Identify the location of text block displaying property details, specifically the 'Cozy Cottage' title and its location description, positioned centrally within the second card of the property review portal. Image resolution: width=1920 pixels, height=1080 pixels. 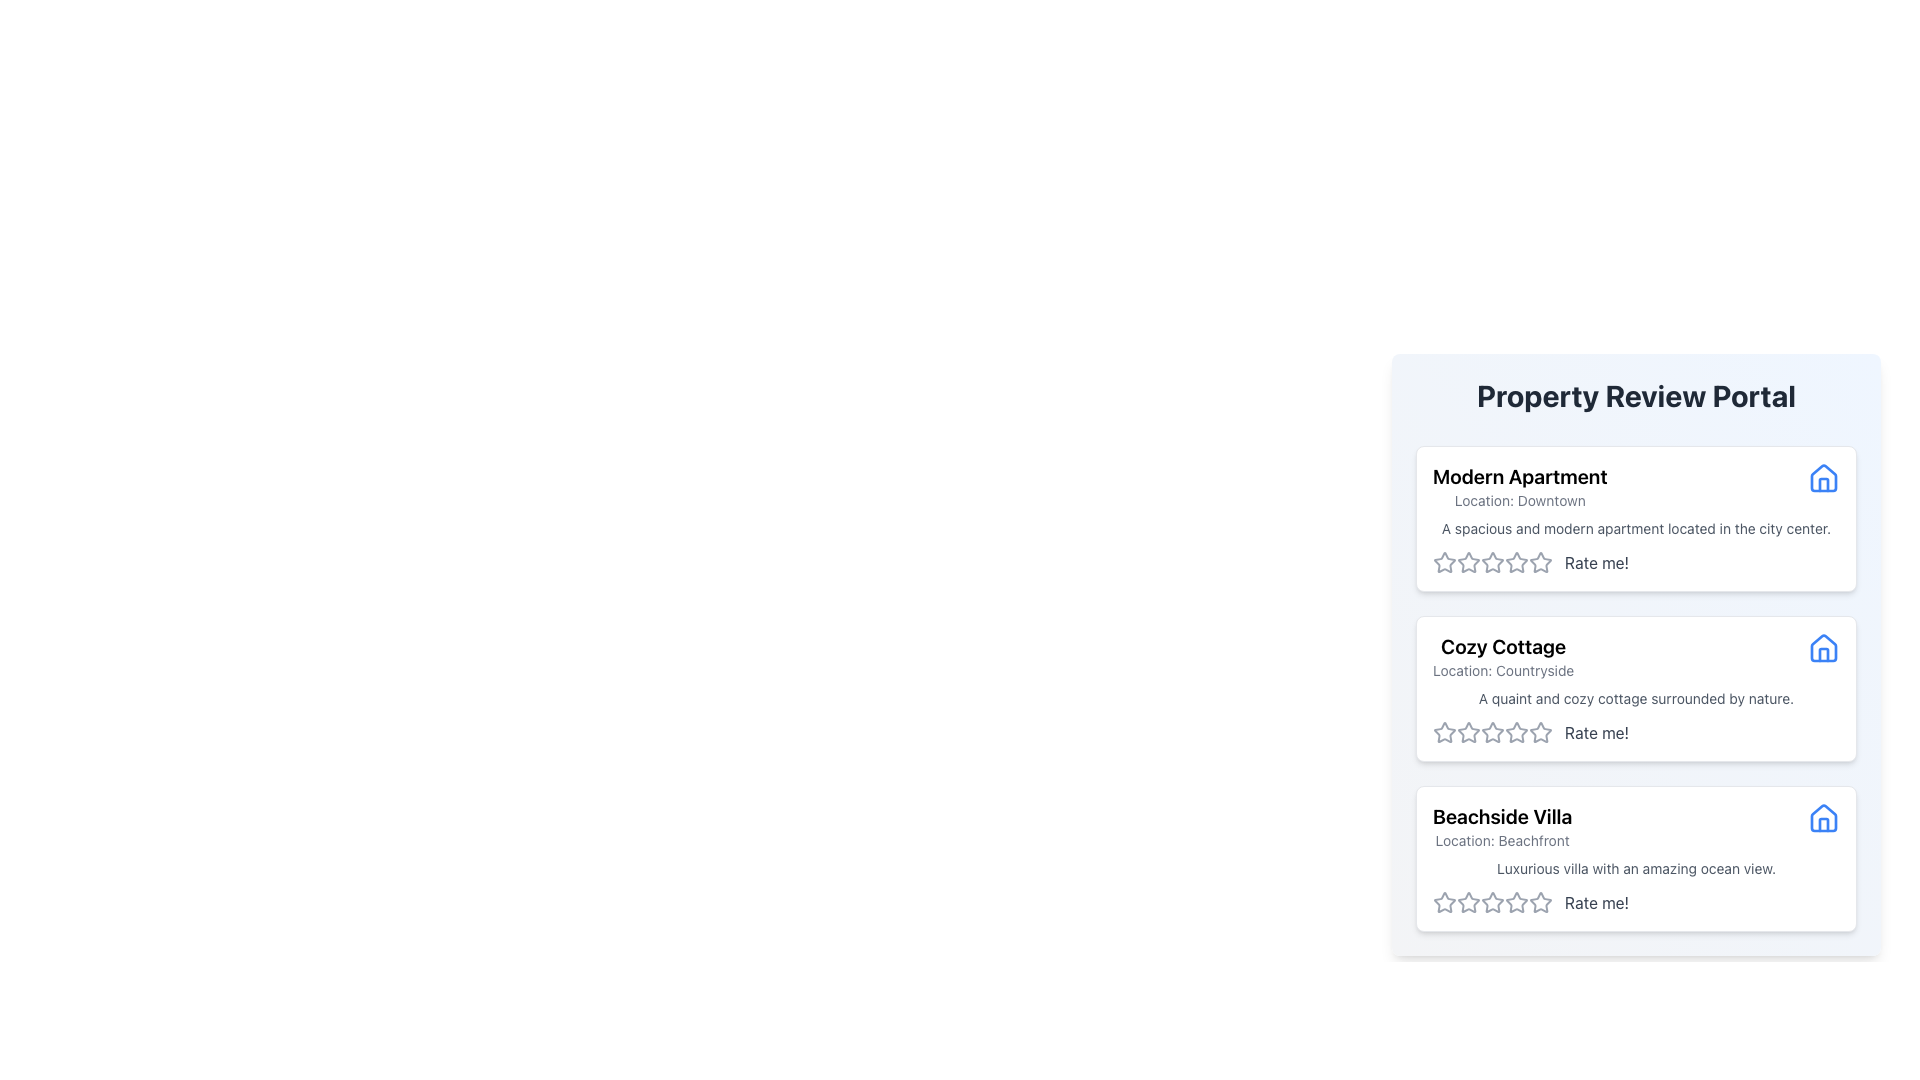
(1503, 656).